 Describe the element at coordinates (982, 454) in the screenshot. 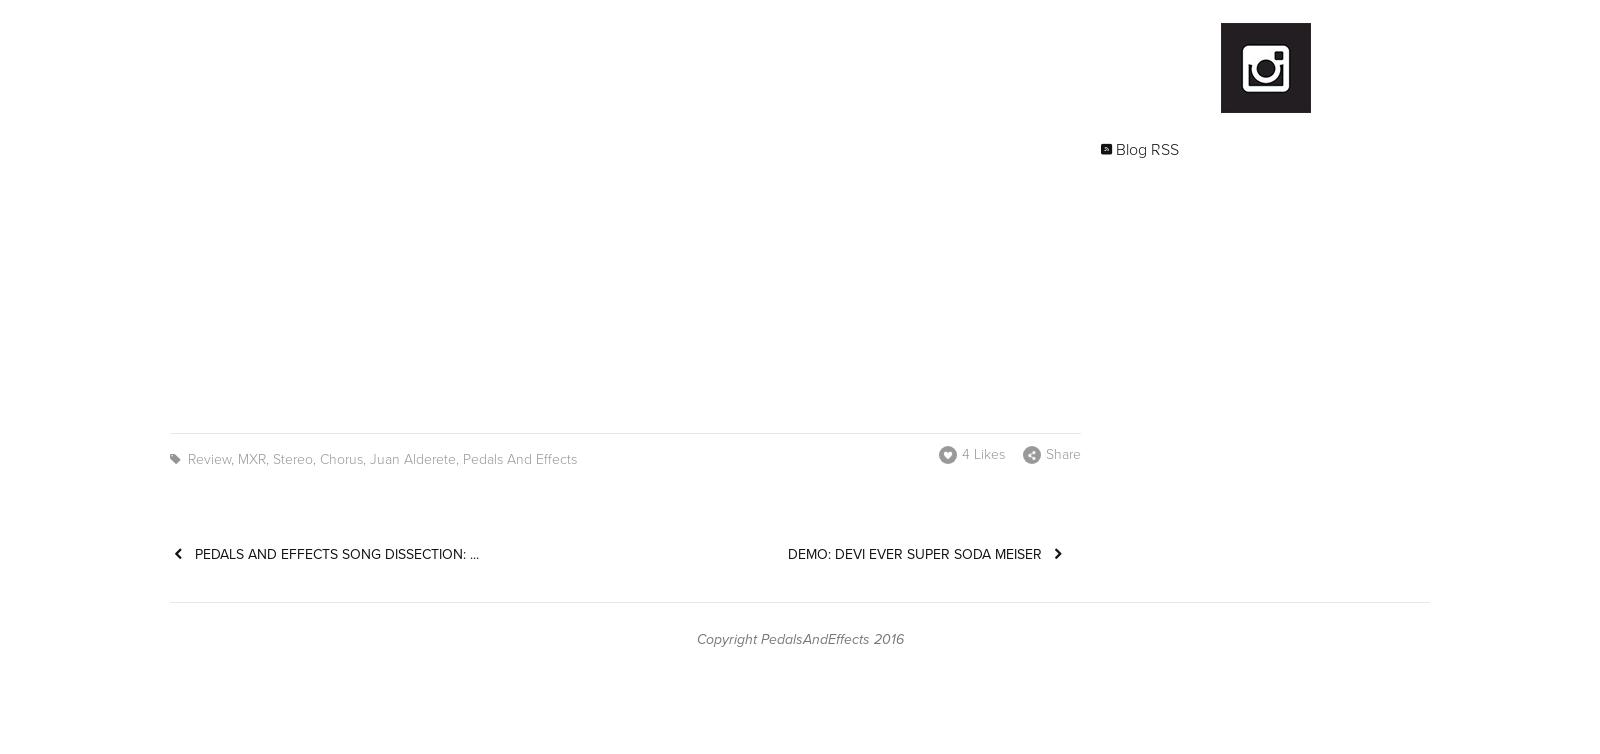

I see `'4 Likes'` at that location.